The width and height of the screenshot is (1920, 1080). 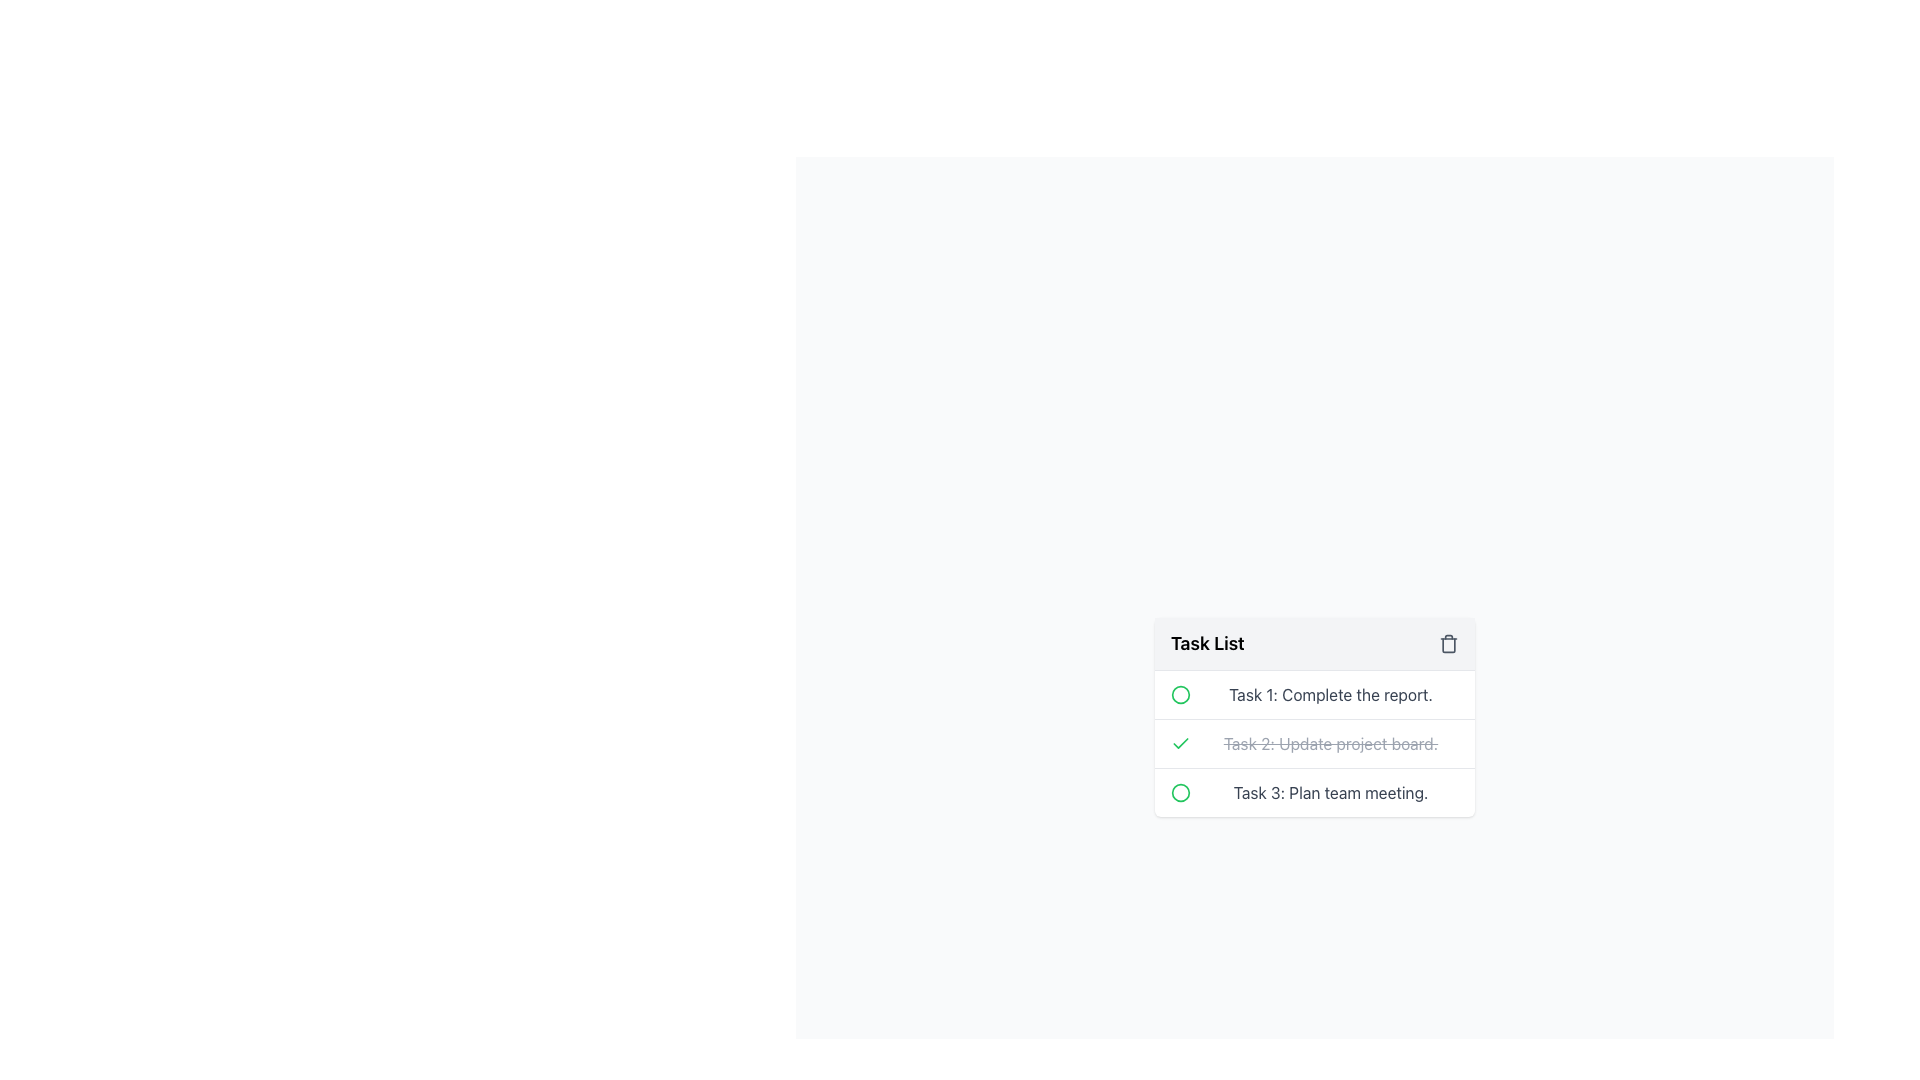 What do you see at coordinates (1180, 693) in the screenshot?
I see `the center of the Circular Icon, which serves as a status indicator or toggle for the task entry, to change its state` at bounding box center [1180, 693].